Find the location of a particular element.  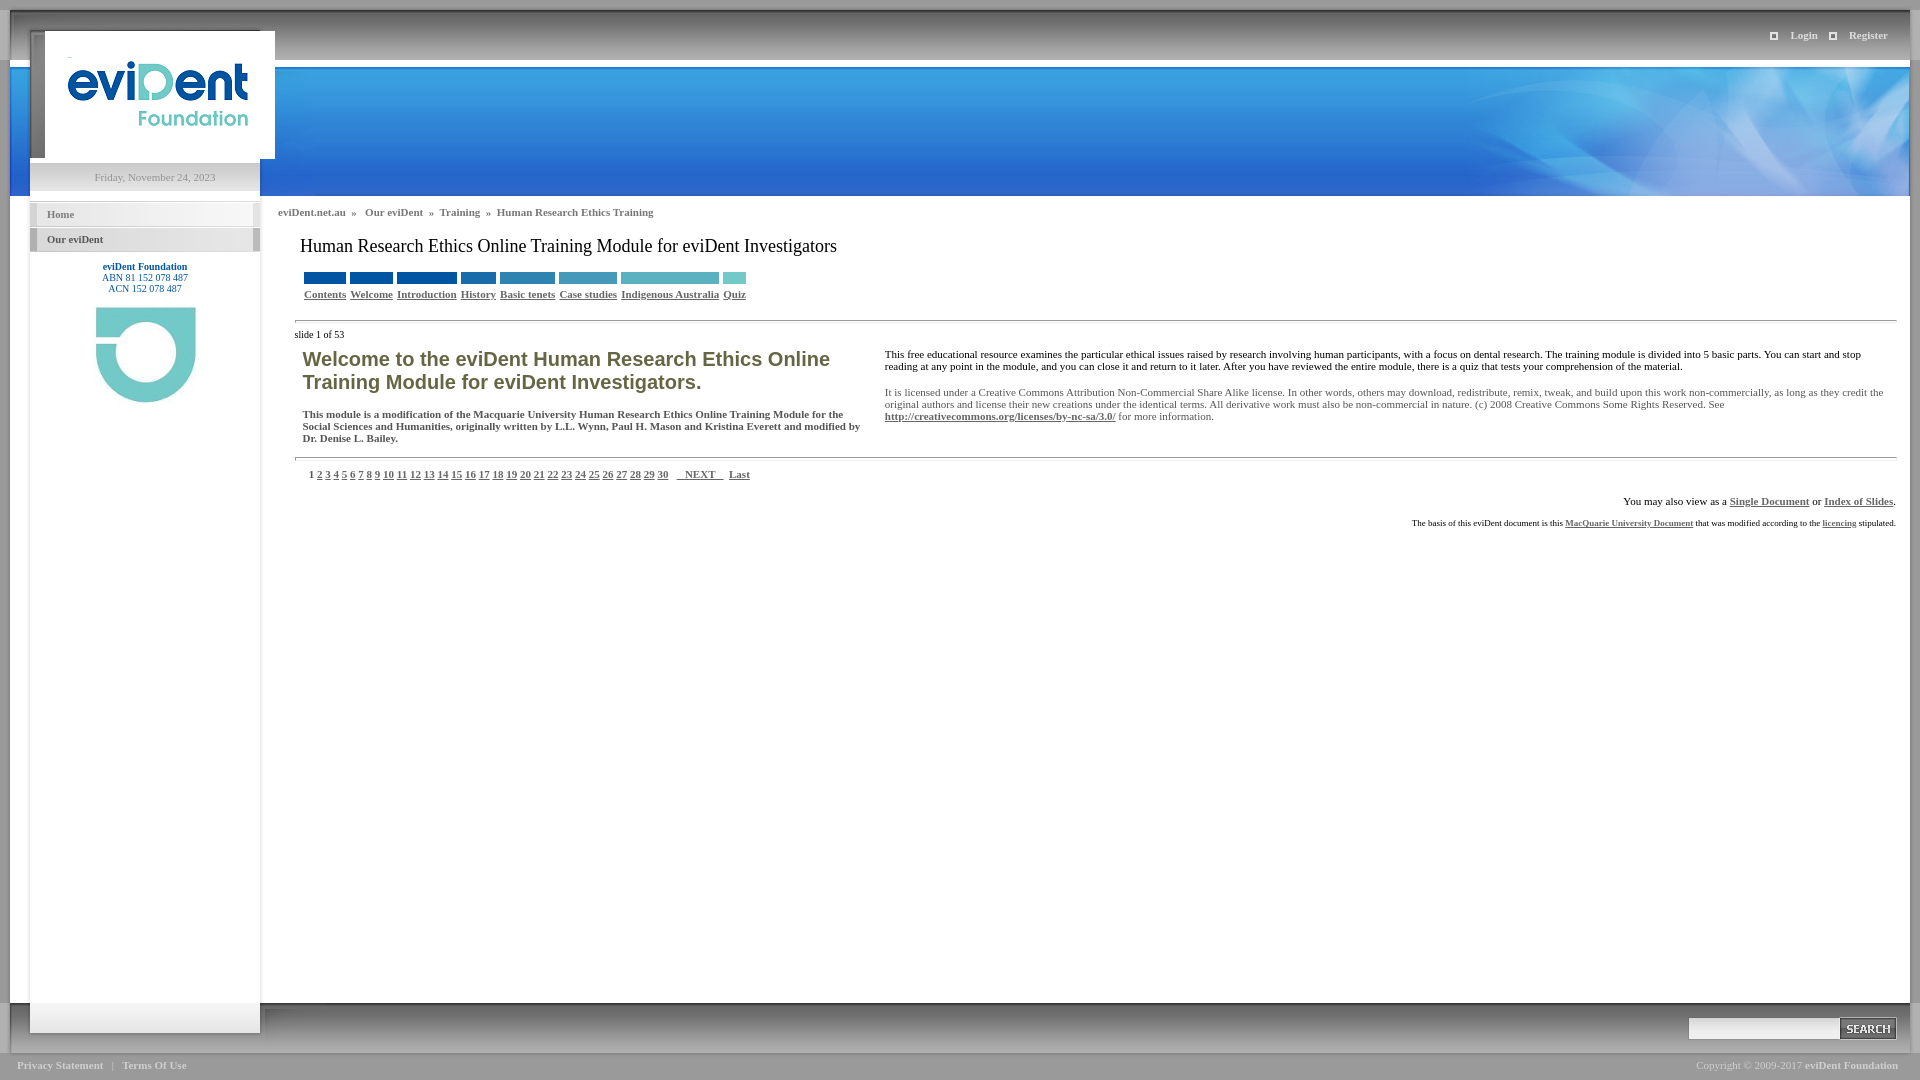

'14' is located at coordinates (441, 474).